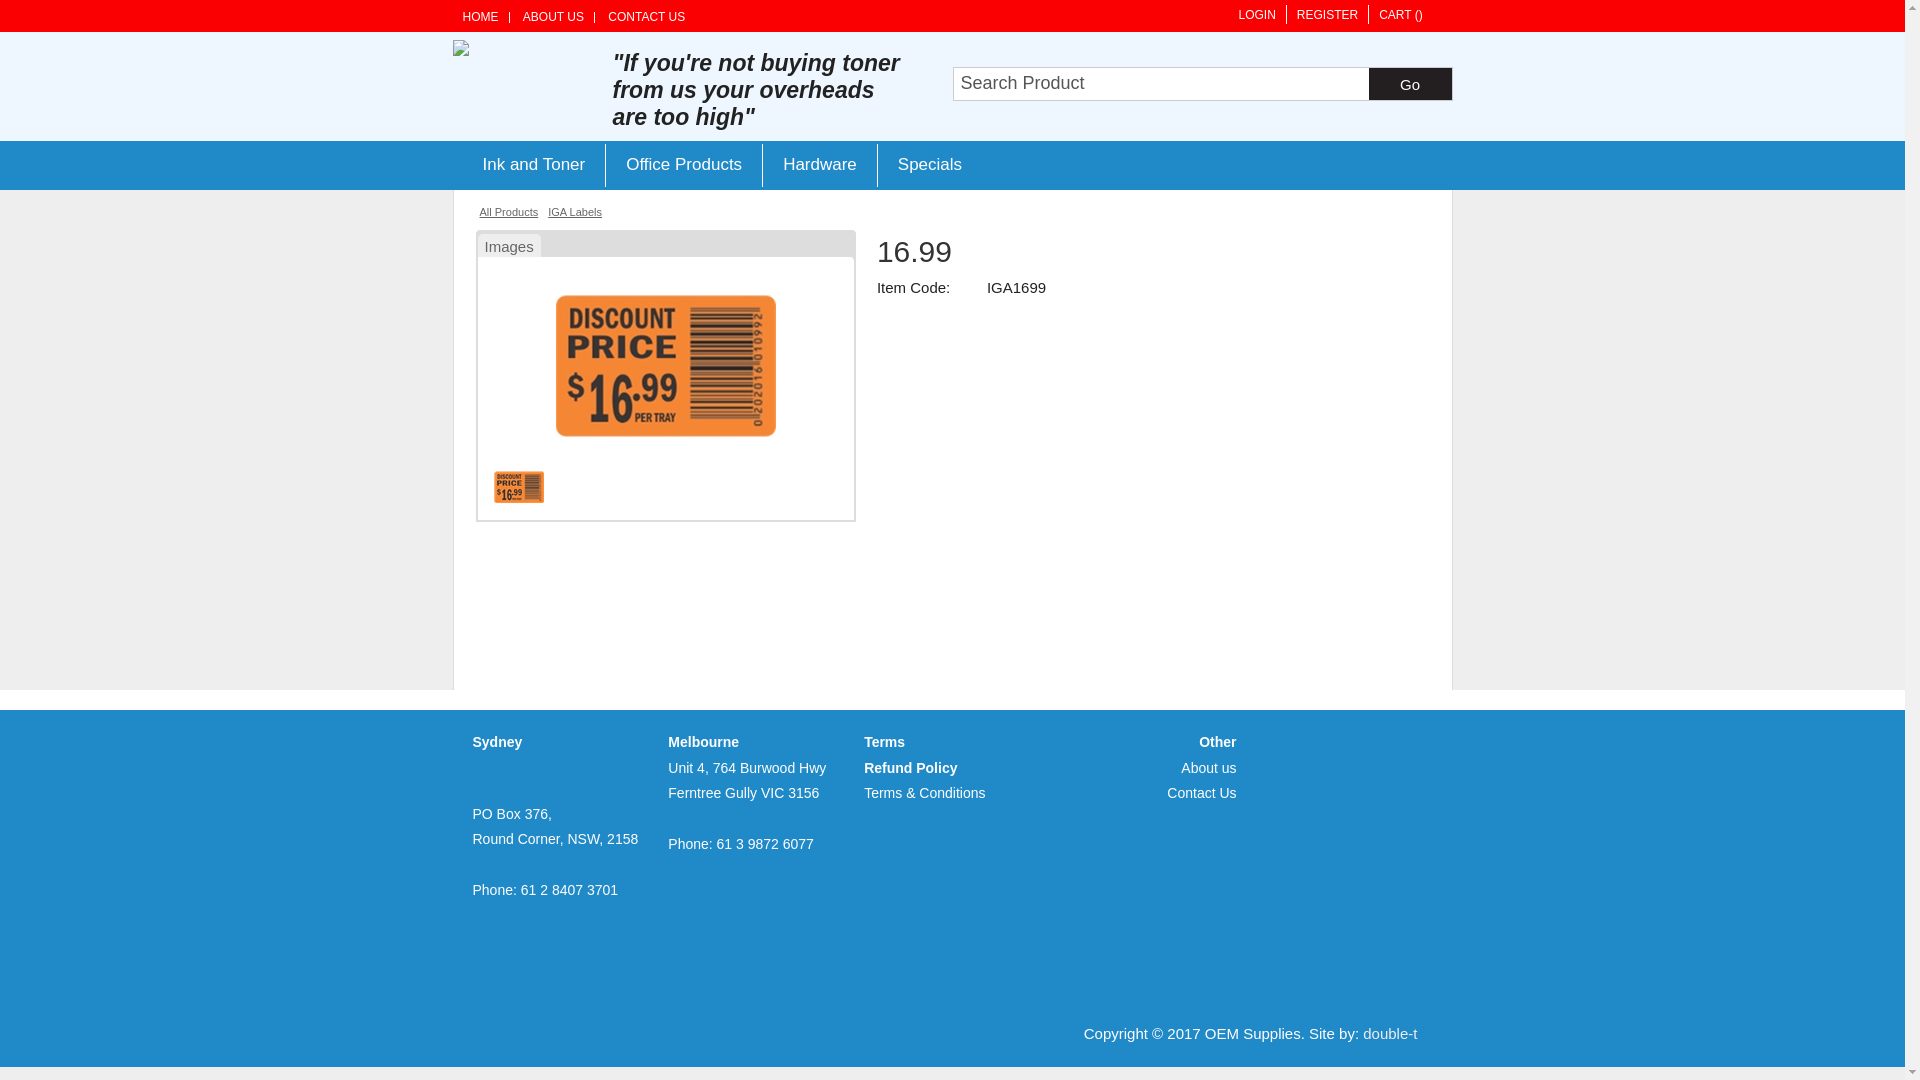  I want to click on 'Show this Image', so click(494, 486).